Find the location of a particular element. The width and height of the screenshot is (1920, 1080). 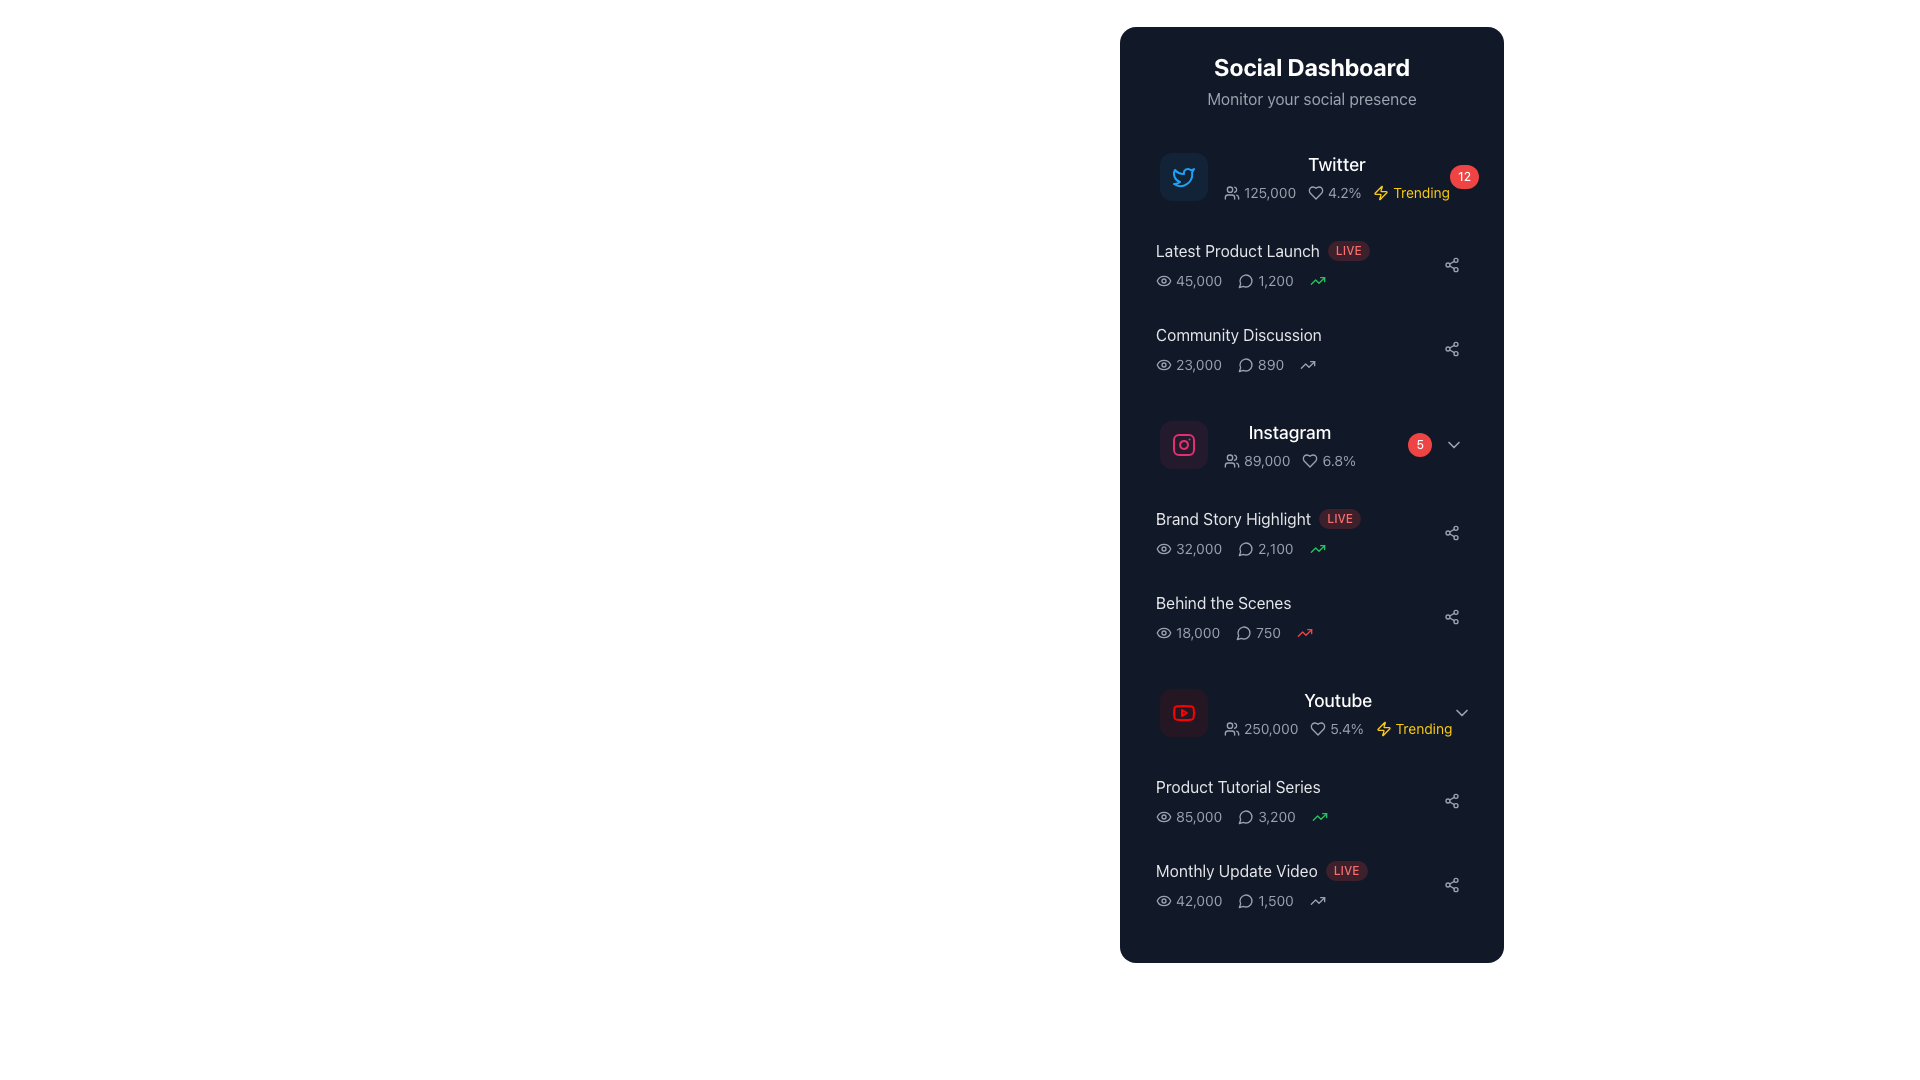

the Dashboard list item that displays 'Latest Product Launch' with the red 'LIVE' badge, located between the 'Twitter' entry and 'Community Discussion' is located at coordinates (1296, 264).